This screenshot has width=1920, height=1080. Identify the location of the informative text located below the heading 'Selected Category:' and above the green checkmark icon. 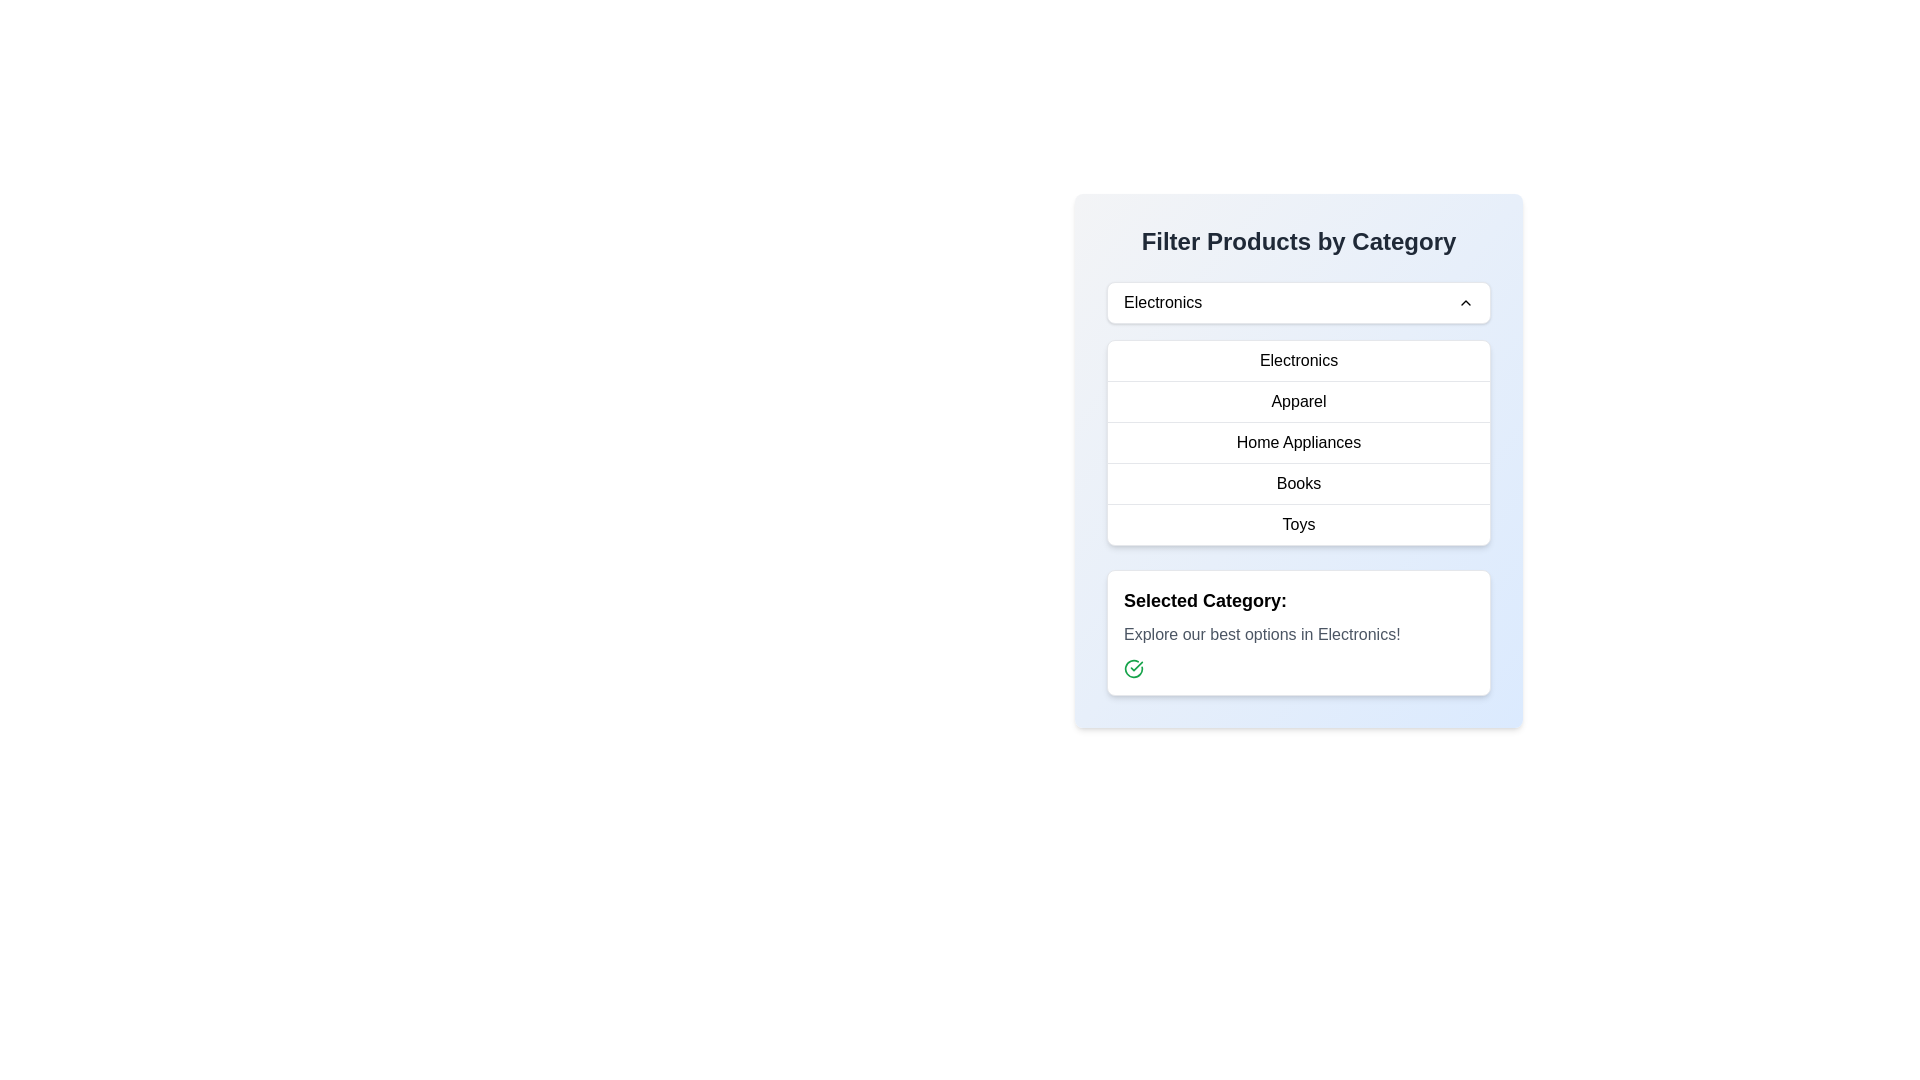
(1299, 635).